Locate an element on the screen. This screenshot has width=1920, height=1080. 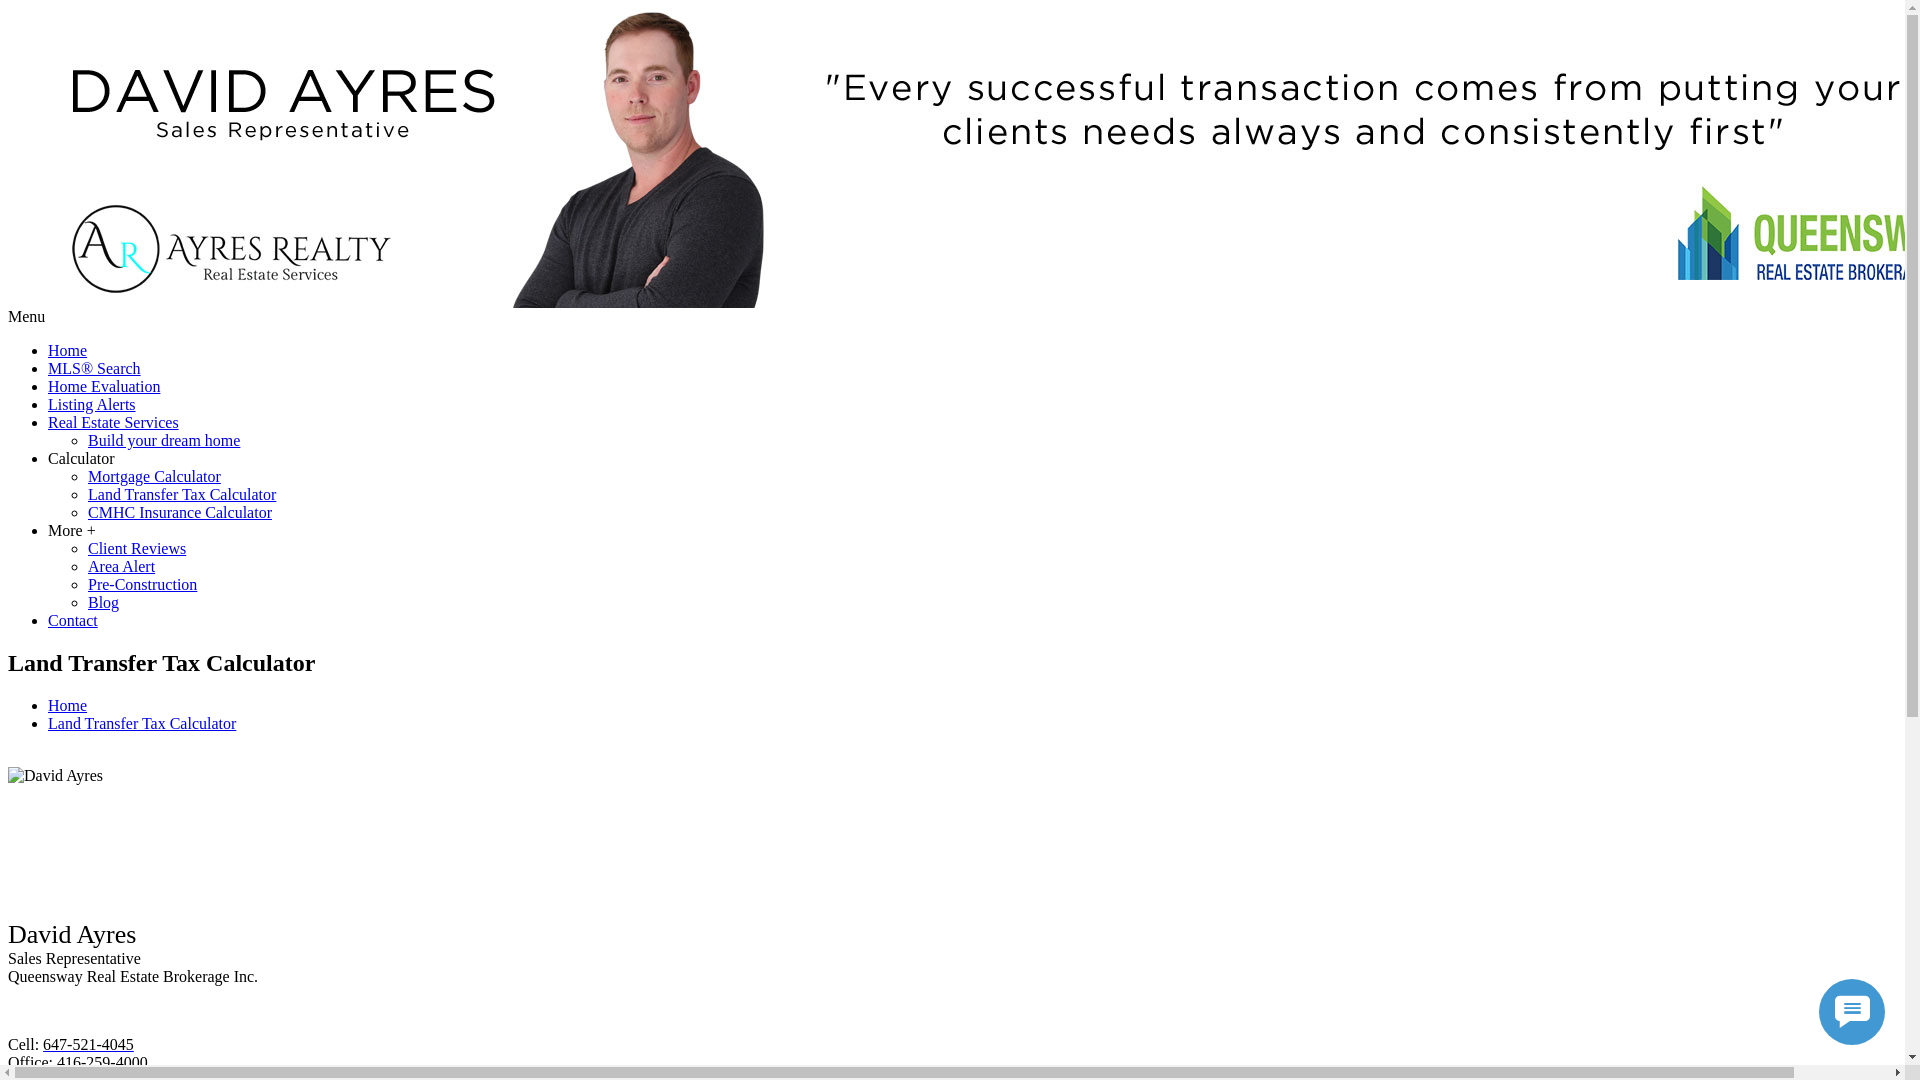
'Home' is located at coordinates (67, 704).